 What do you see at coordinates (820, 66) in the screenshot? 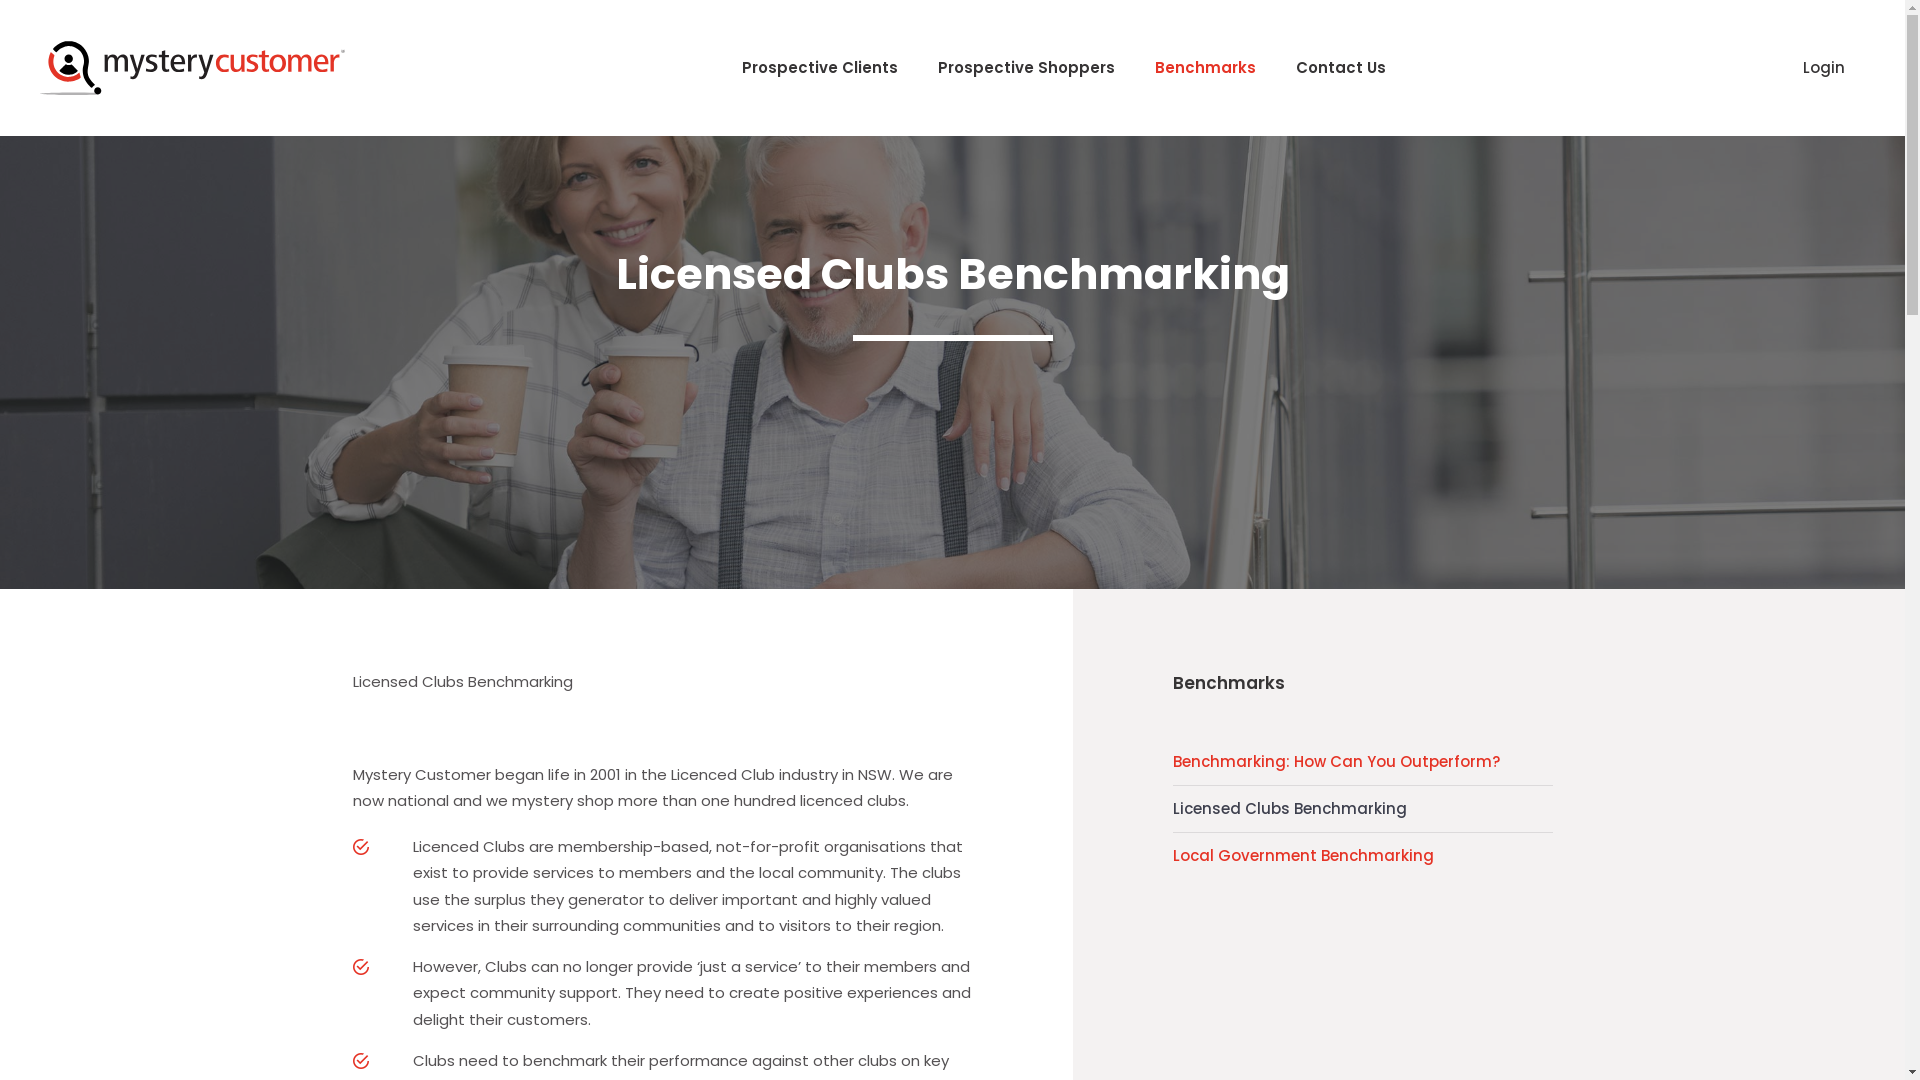
I see `'Prospective Clients'` at bounding box center [820, 66].